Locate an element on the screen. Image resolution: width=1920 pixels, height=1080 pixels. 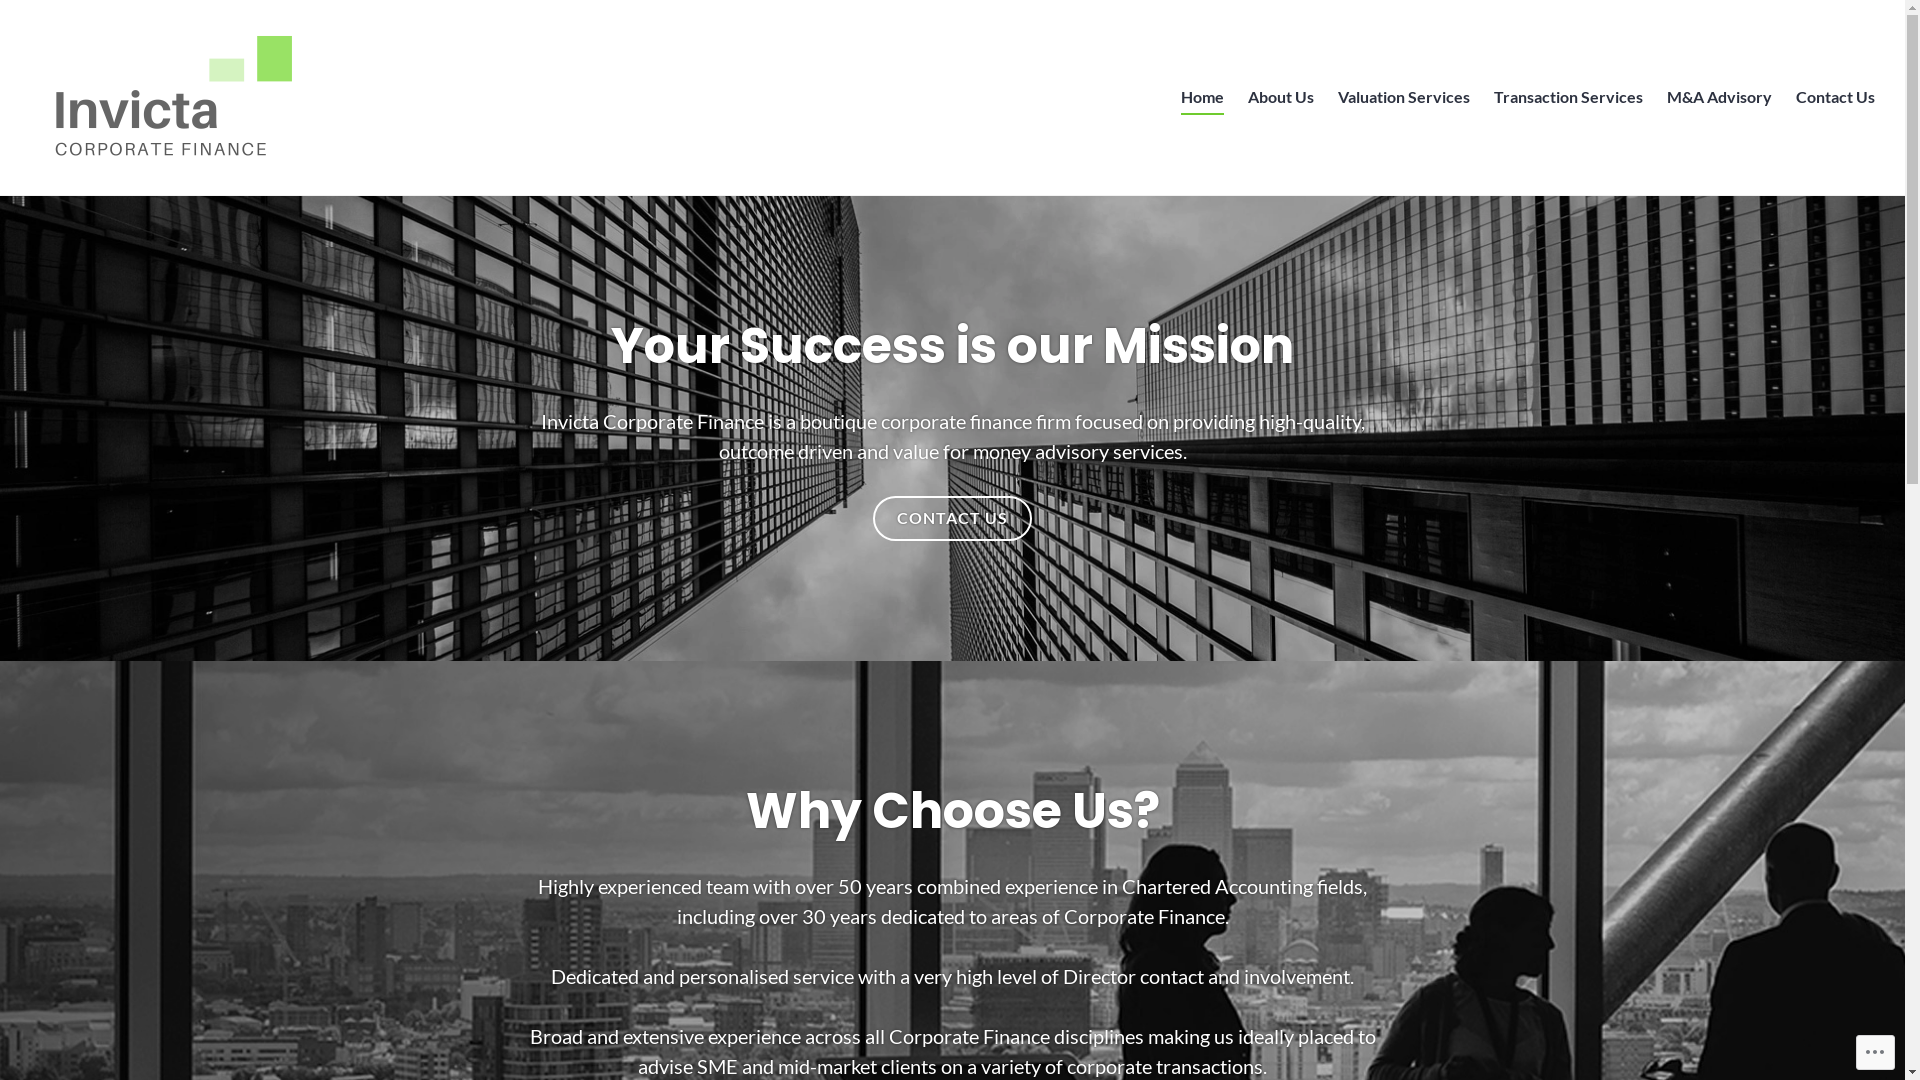
'Home' is located at coordinates (1201, 96).